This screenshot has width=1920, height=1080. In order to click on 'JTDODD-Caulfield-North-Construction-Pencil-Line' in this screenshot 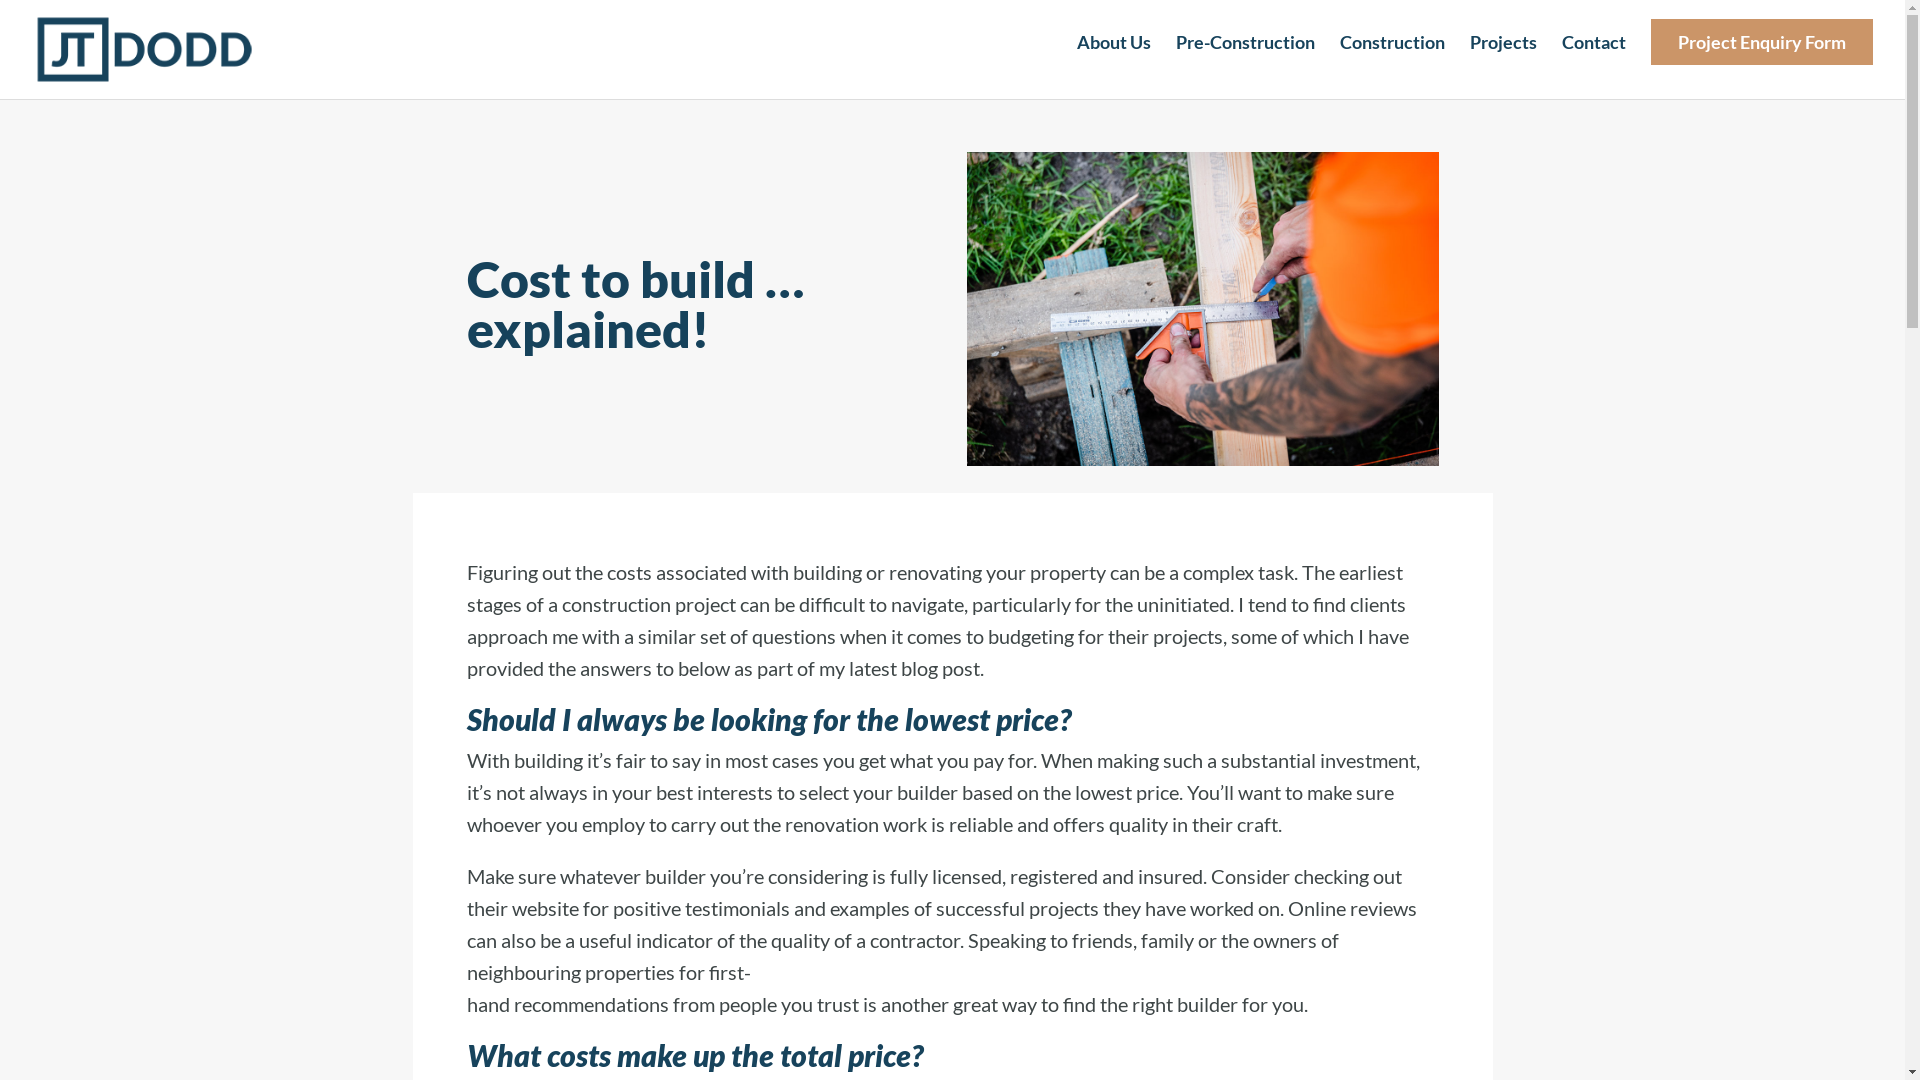, I will do `click(1201, 308)`.